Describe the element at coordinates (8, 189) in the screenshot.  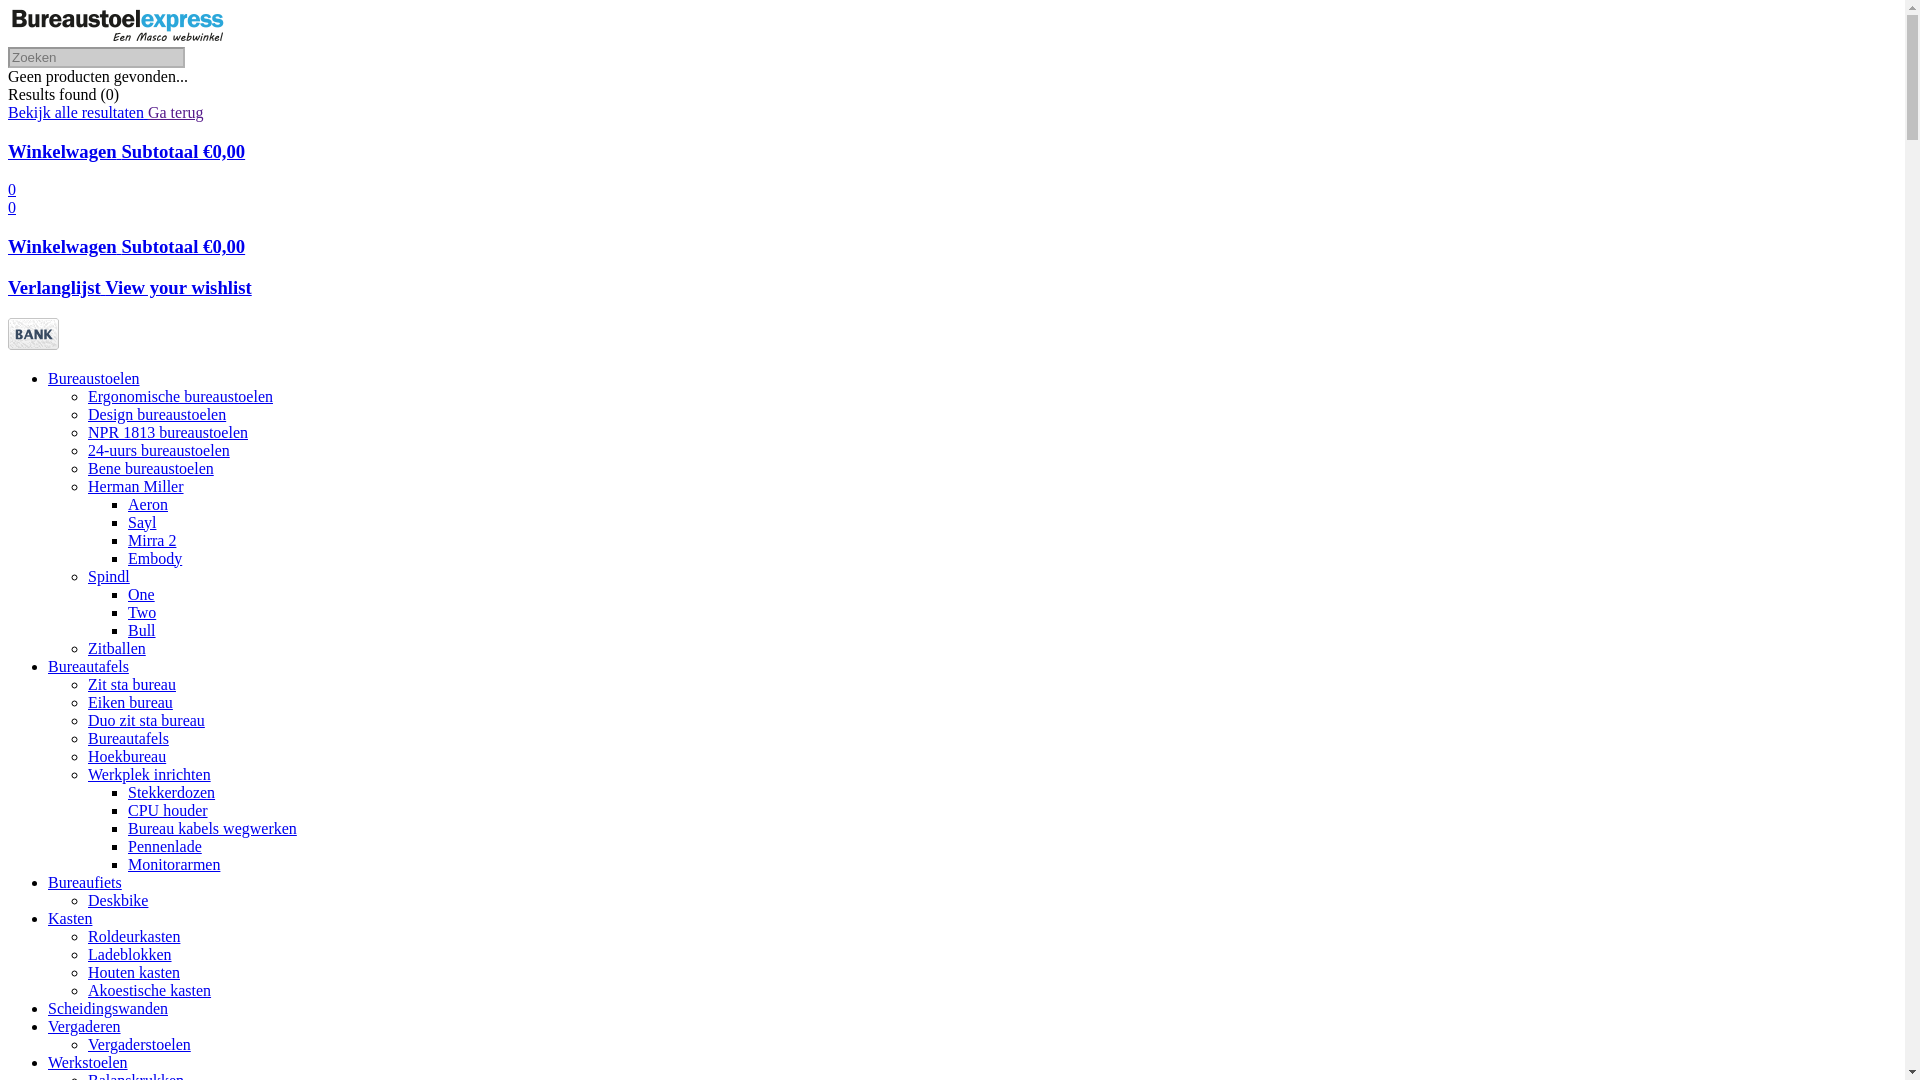
I see `'0'` at that location.